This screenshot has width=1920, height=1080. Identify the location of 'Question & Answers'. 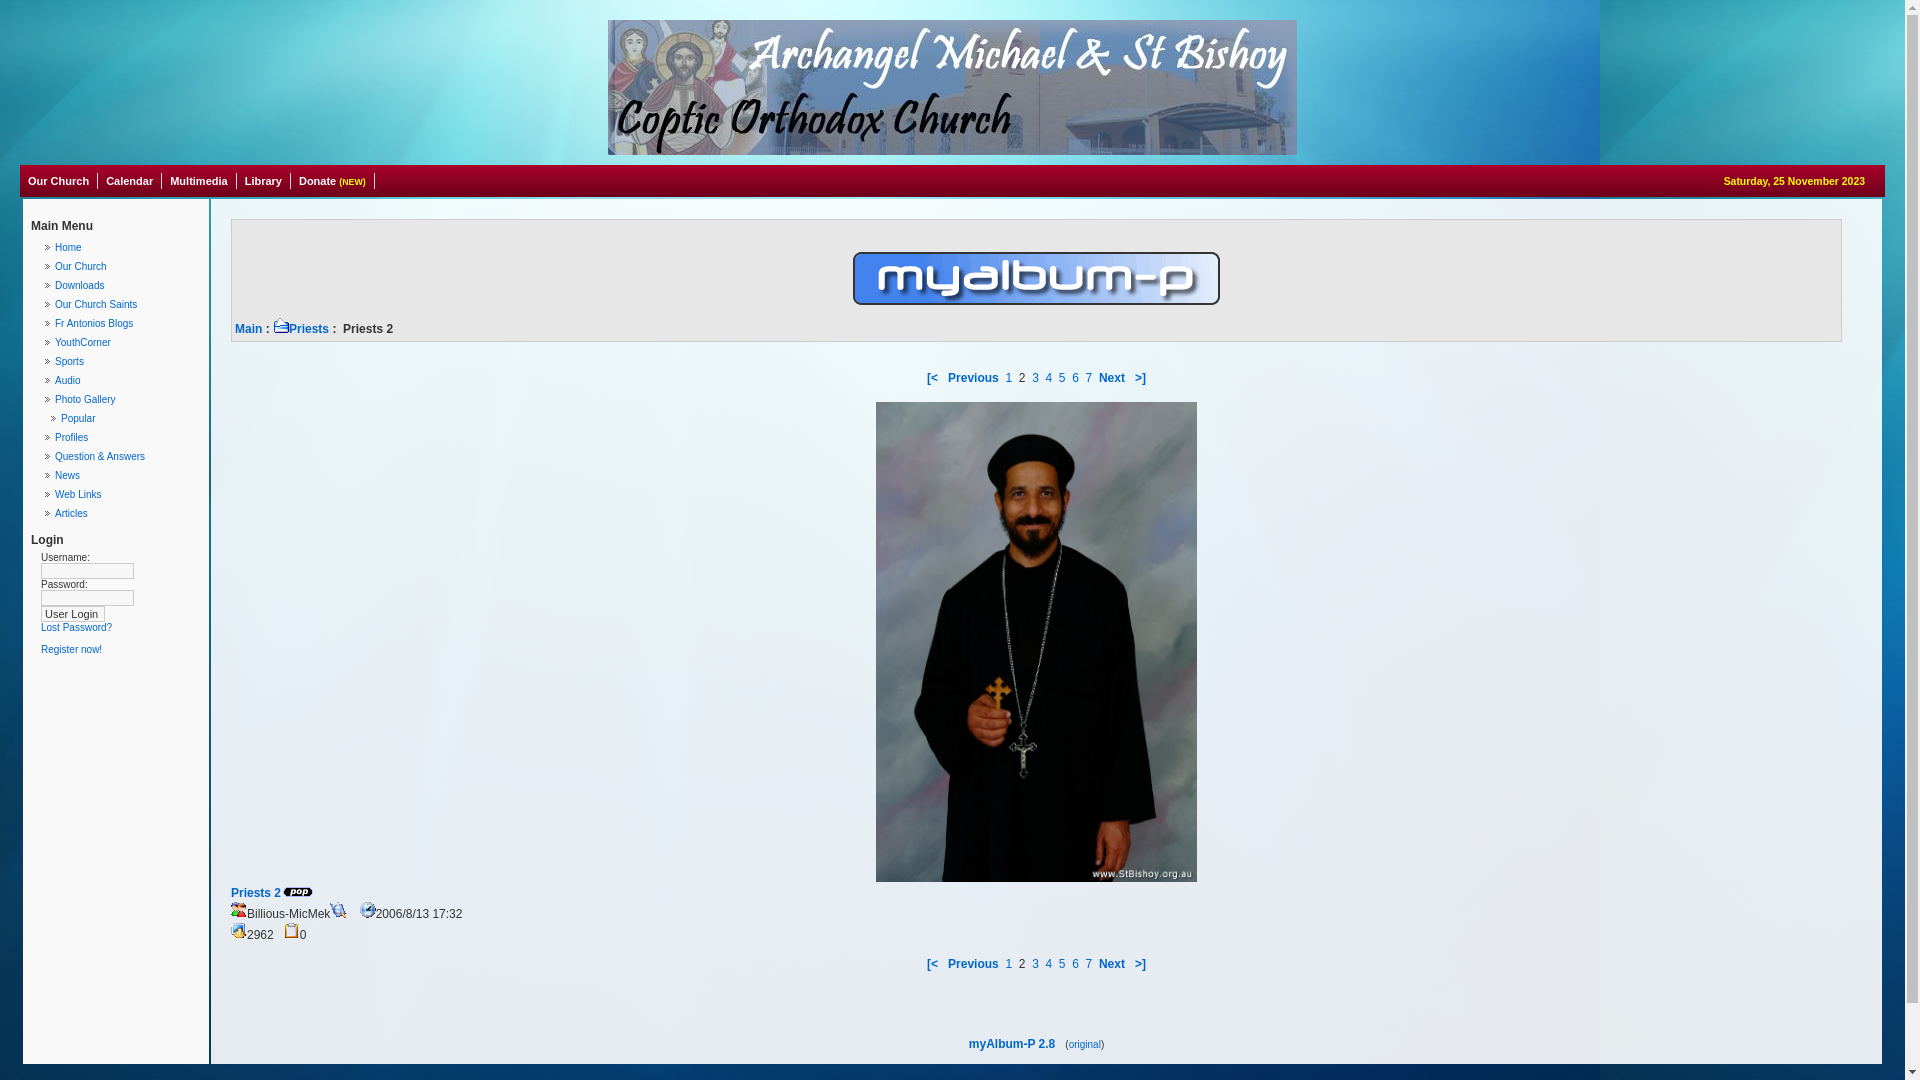
(119, 456).